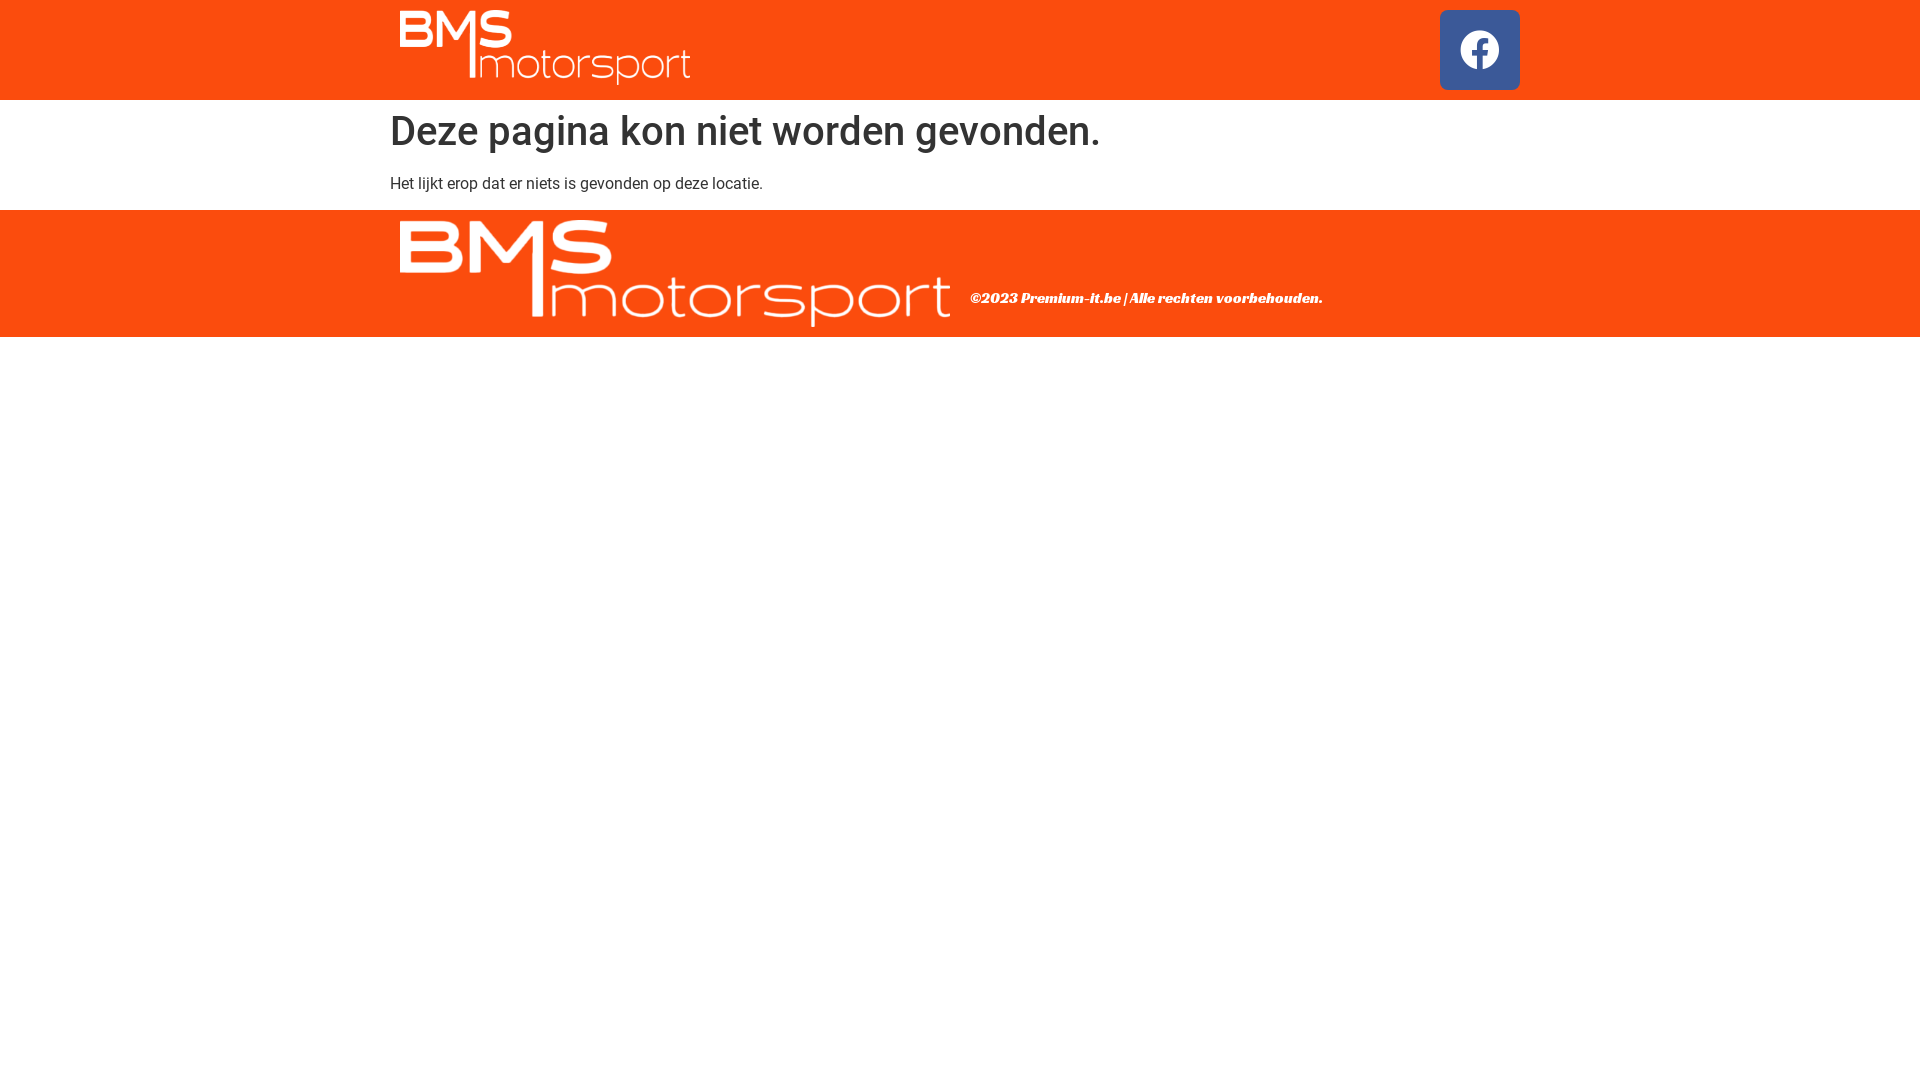 This screenshot has height=1080, width=1920. What do you see at coordinates (1069, 297) in the screenshot?
I see `'Premium-it.be'` at bounding box center [1069, 297].